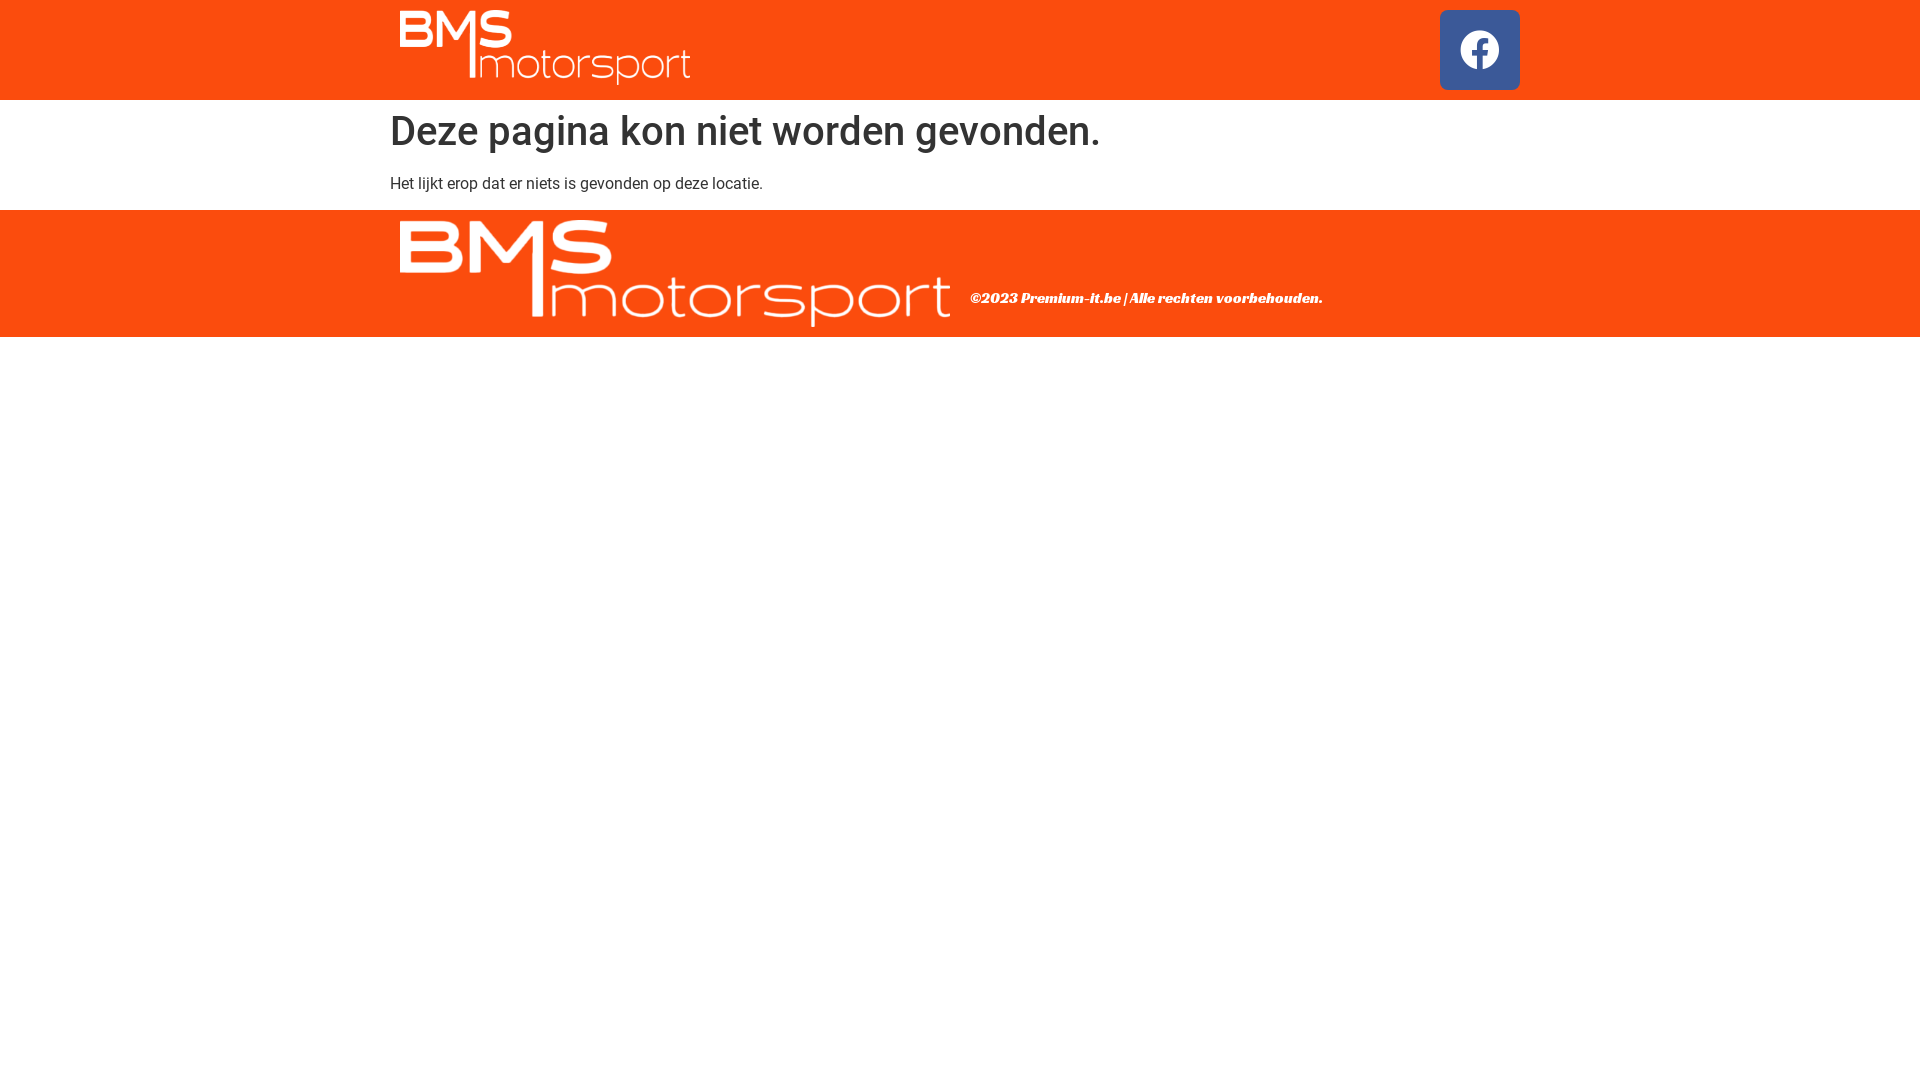 This screenshot has height=1080, width=1920. What do you see at coordinates (1069, 297) in the screenshot?
I see `'Premium-it.be'` at bounding box center [1069, 297].